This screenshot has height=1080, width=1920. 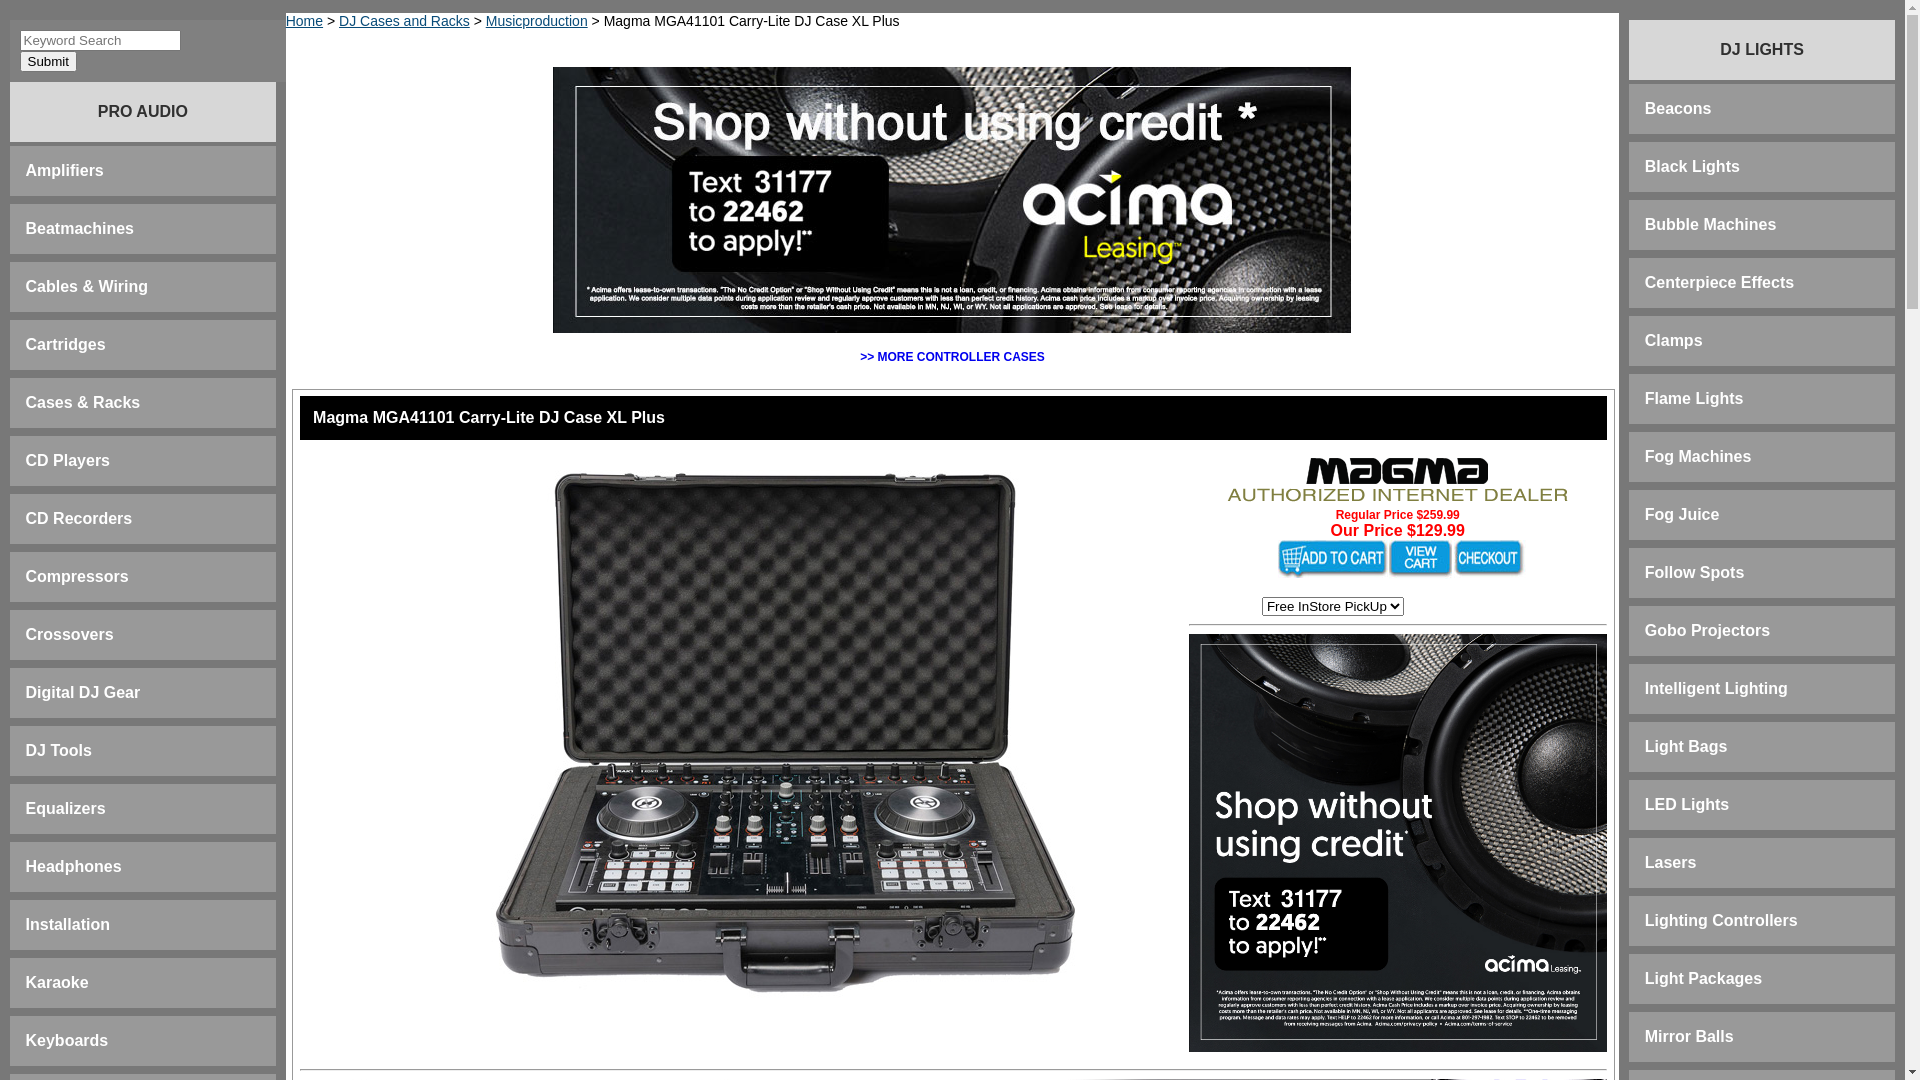 What do you see at coordinates (403, 20) in the screenshot?
I see `'DJ Cases and Racks'` at bounding box center [403, 20].